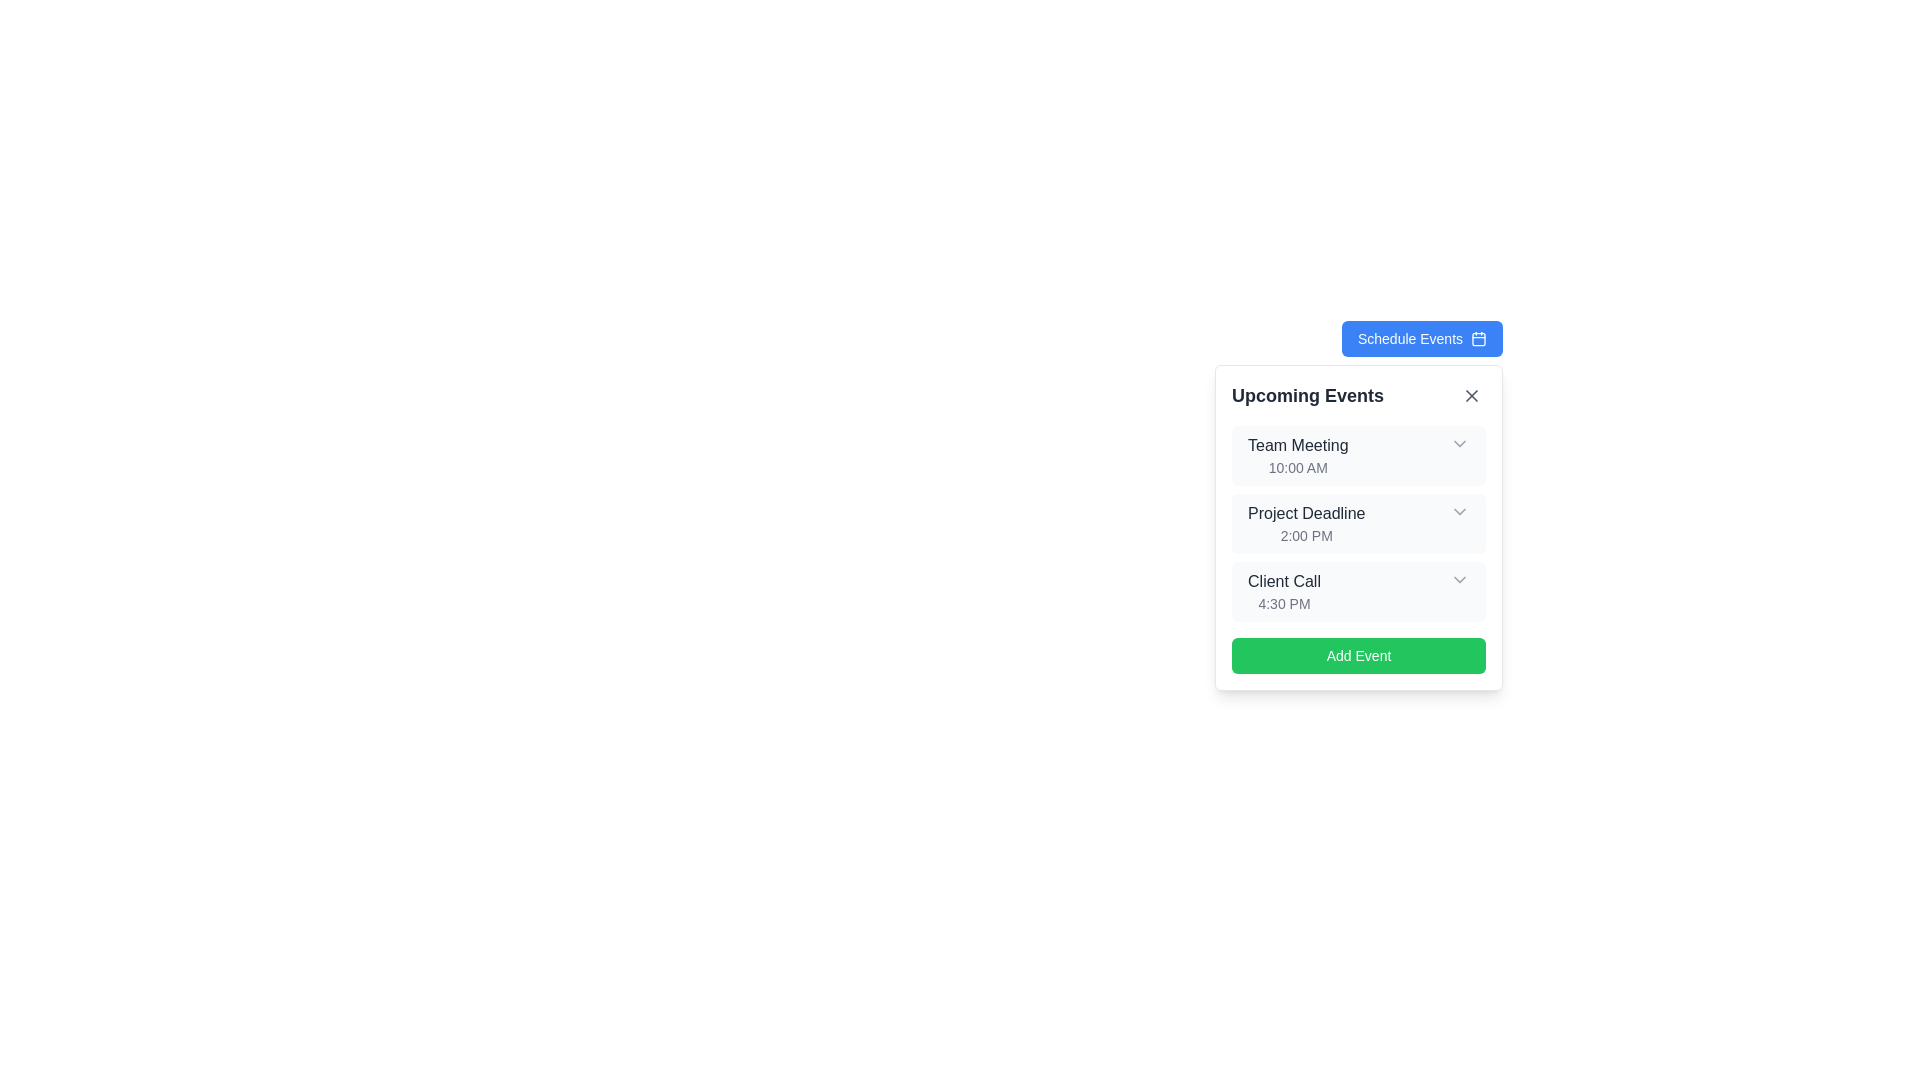 This screenshot has height=1080, width=1920. Describe the element at coordinates (1472, 396) in the screenshot. I see `the close button located at the top-right corner of the 'Upcoming Events' section header to change its background color` at that location.